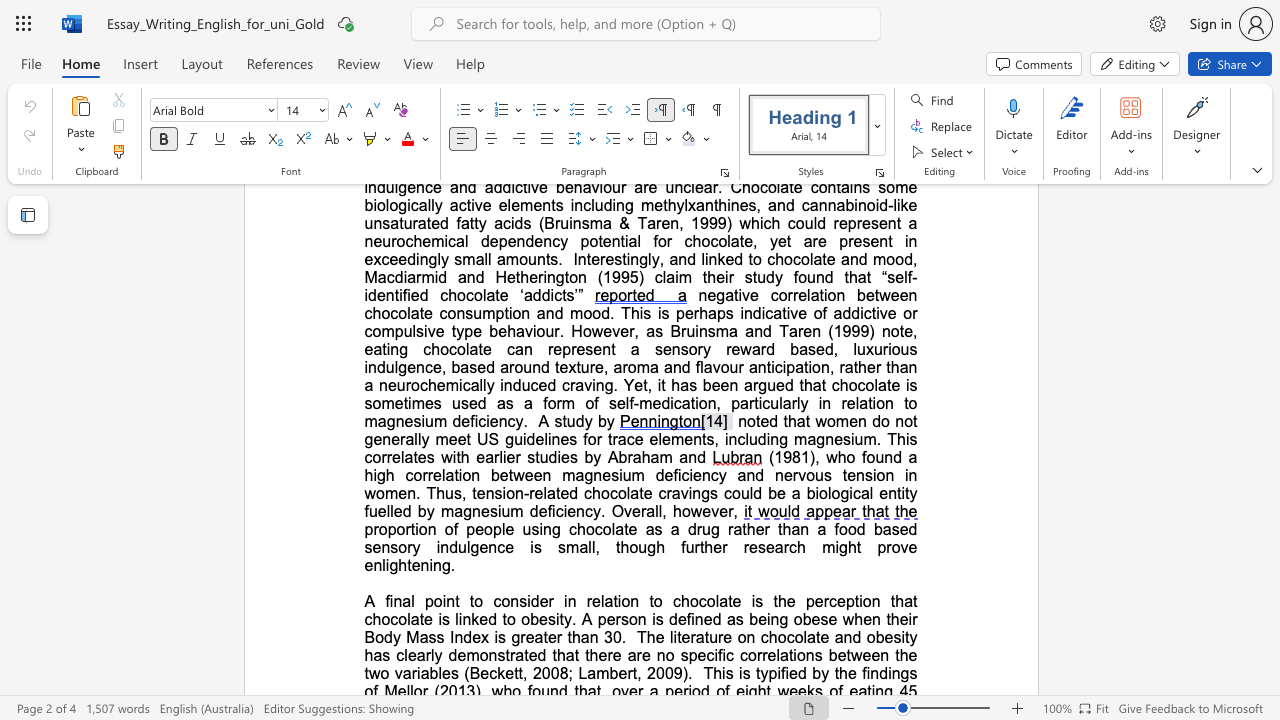  Describe the element at coordinates (501, 600) in the screenshot. I see `the subset text "onsider in relation" within the text "to consider in relation to chocolate is the"` at that location.